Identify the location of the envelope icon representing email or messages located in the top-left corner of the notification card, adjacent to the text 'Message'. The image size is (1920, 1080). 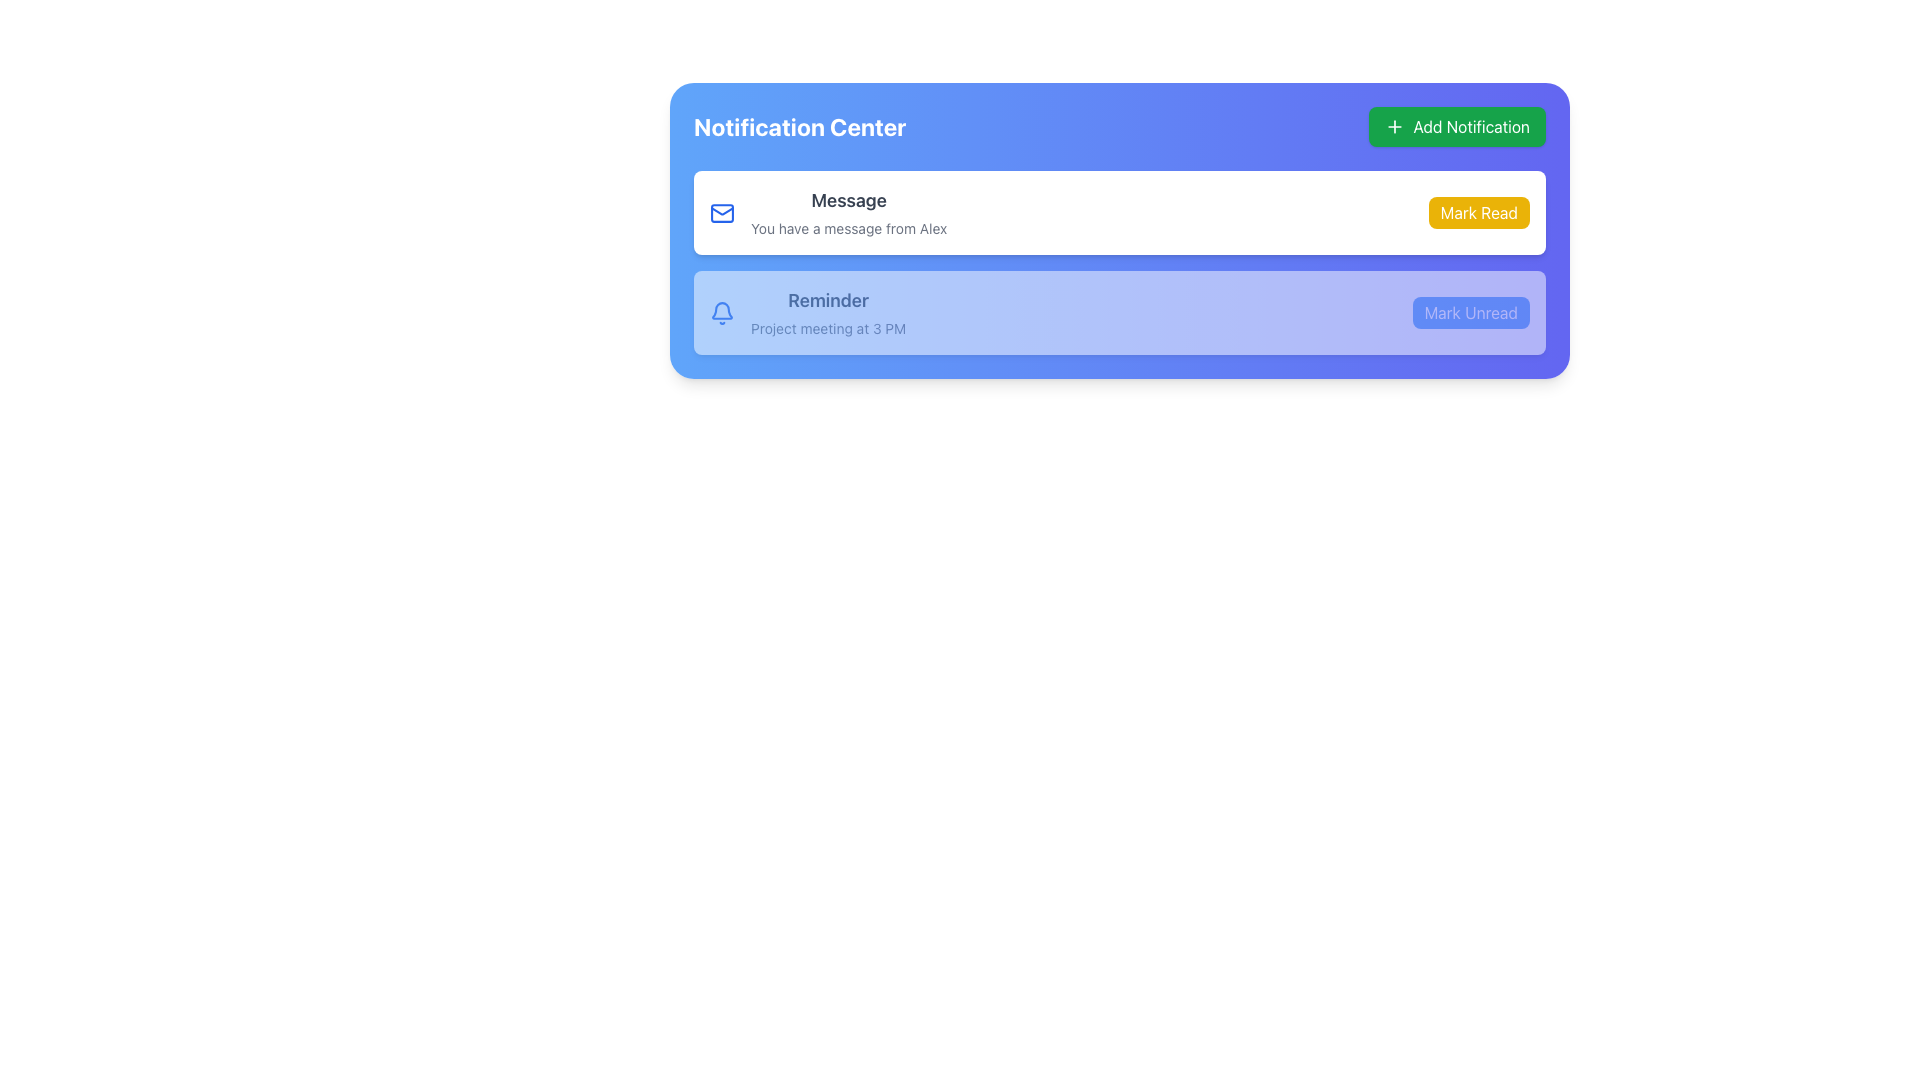
(721, 212).